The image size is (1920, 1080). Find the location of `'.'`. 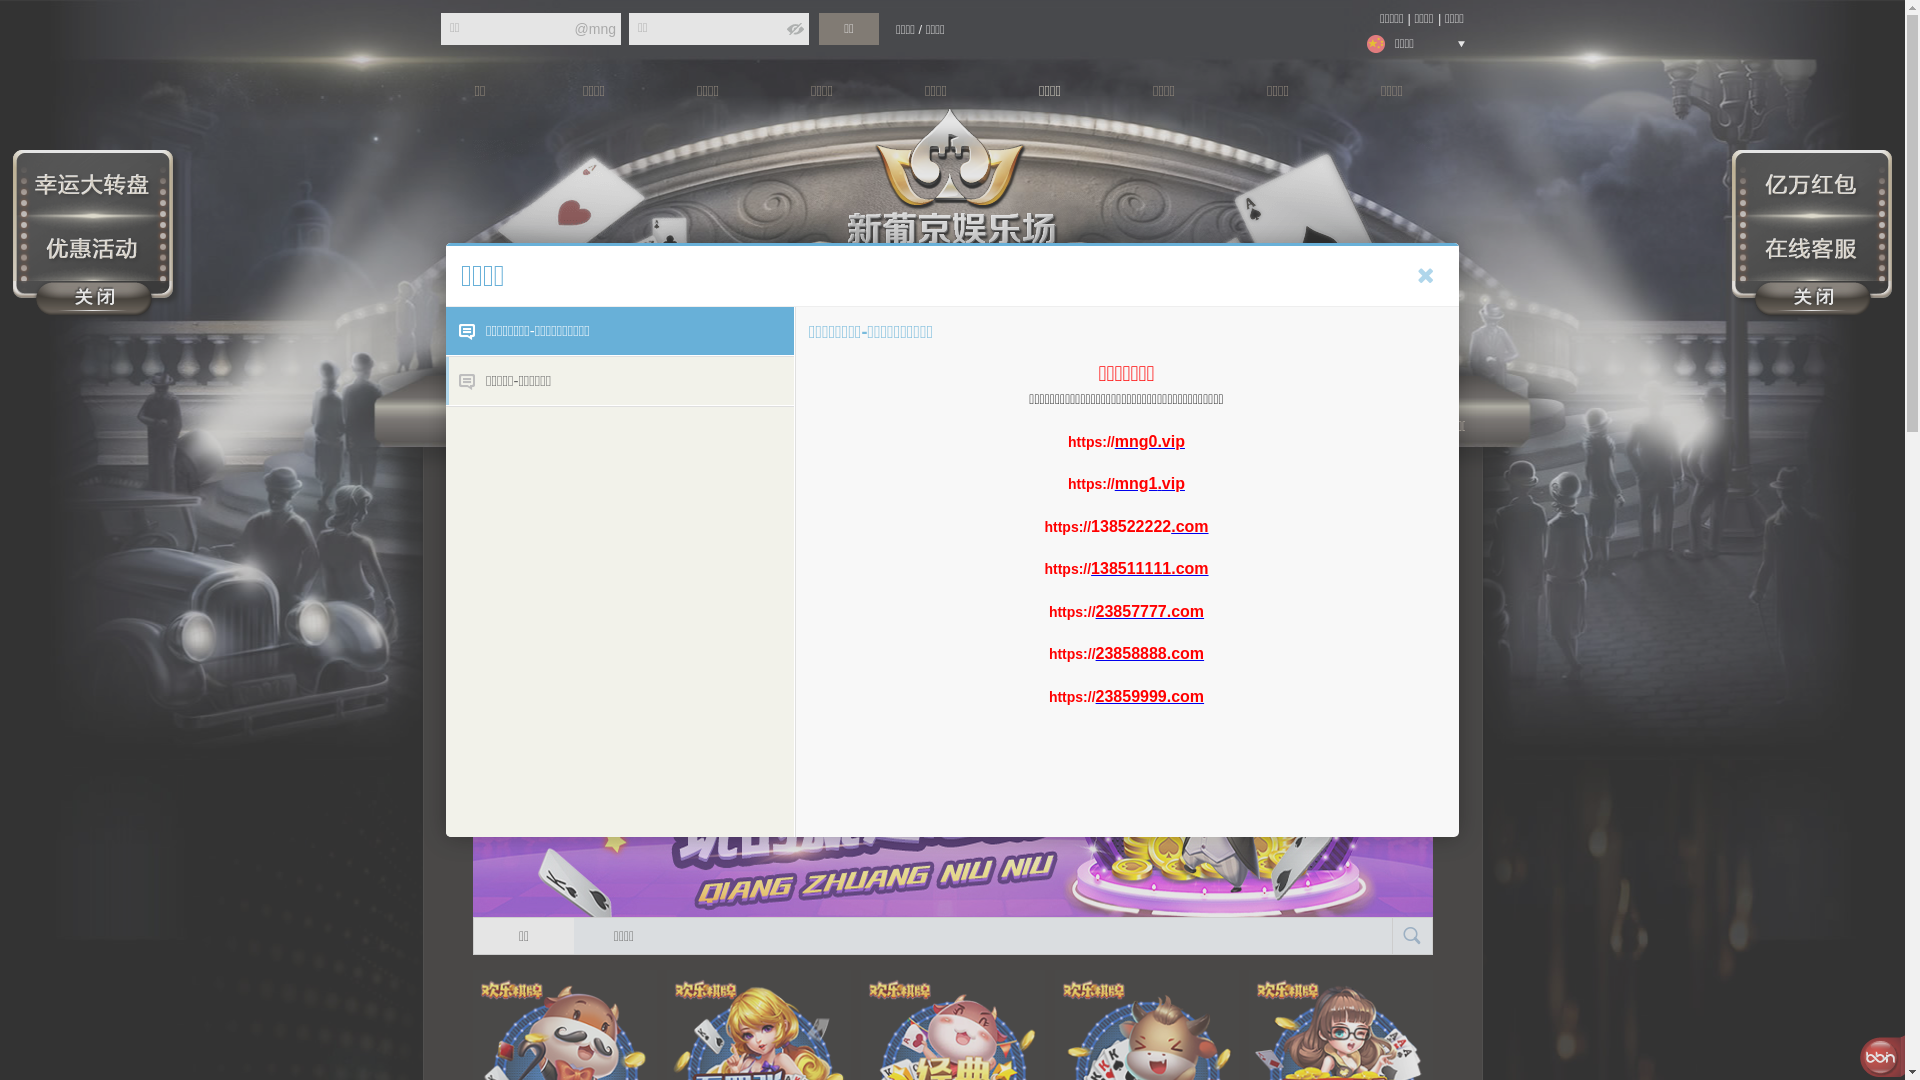

'.' is located at coordinates (1158, 483).